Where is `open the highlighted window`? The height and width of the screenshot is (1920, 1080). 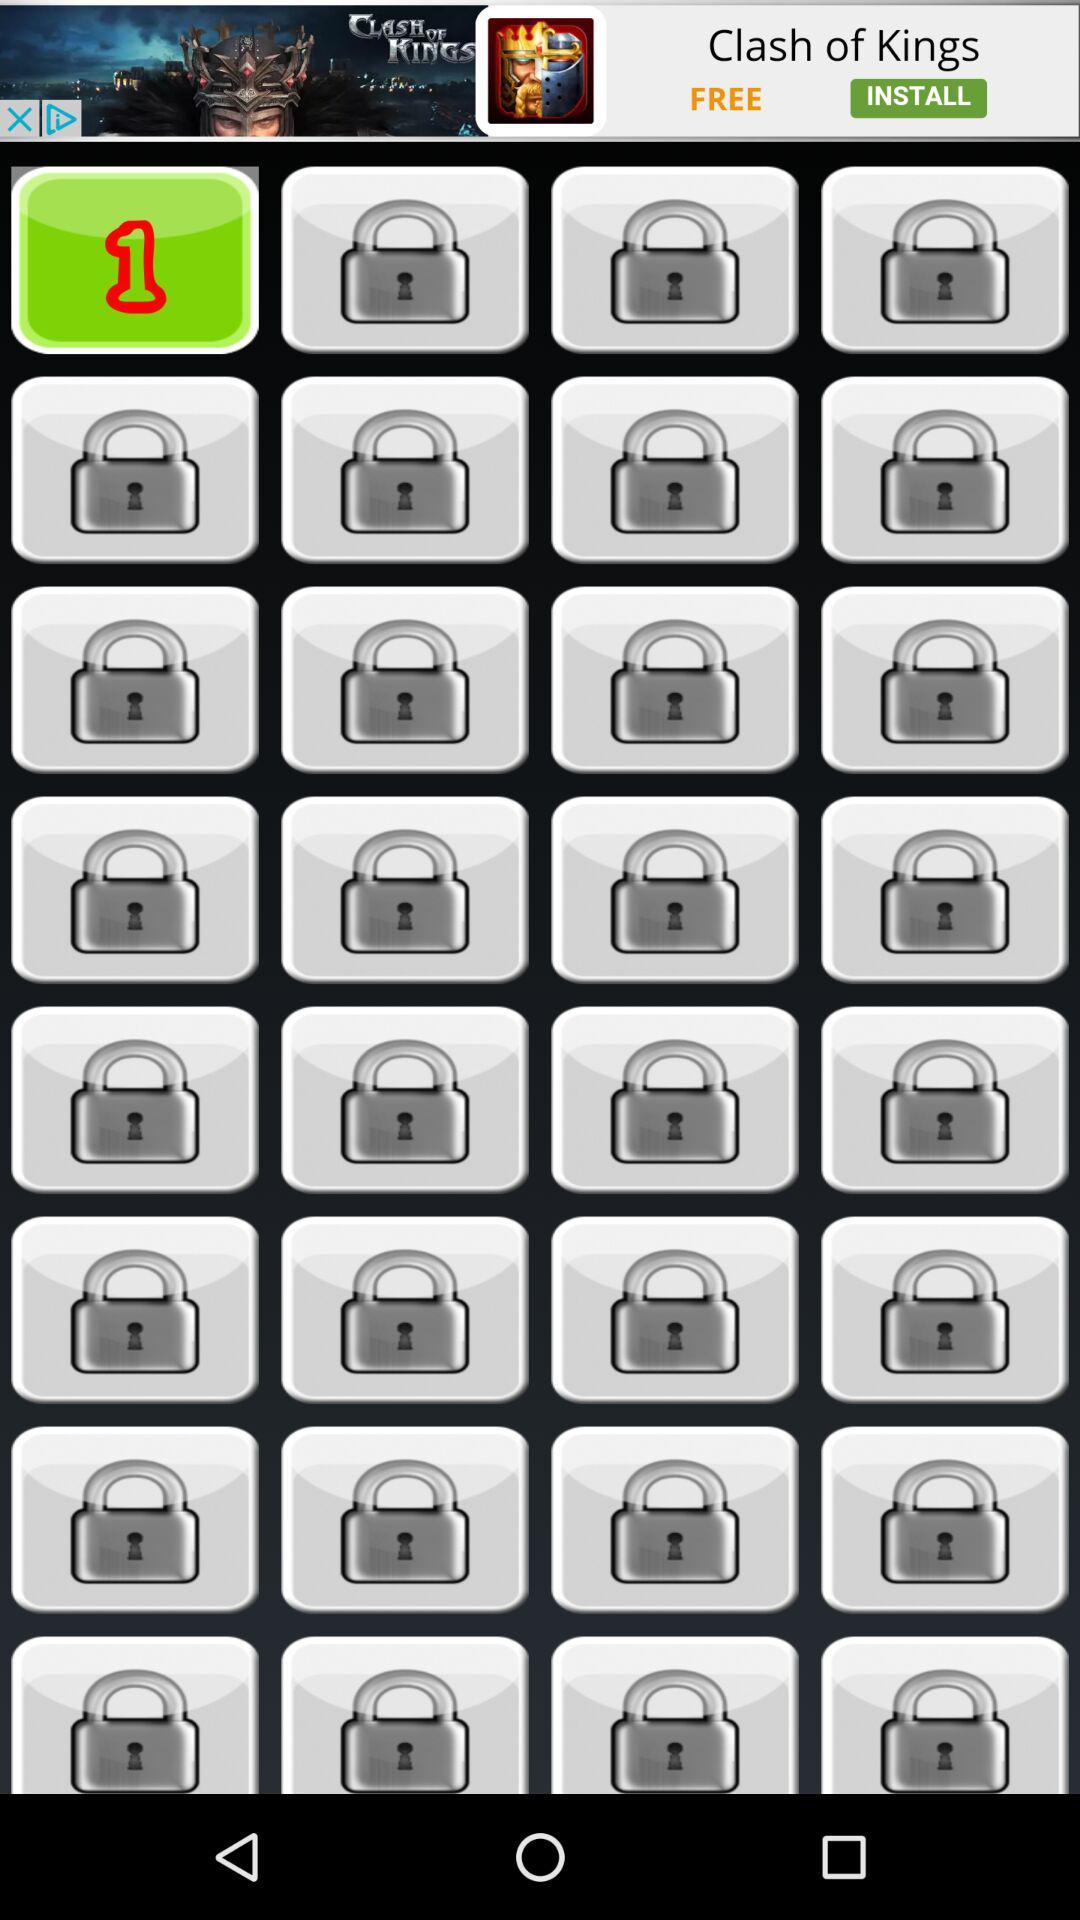 open the highlighted window is located at coordinates (405, 680).